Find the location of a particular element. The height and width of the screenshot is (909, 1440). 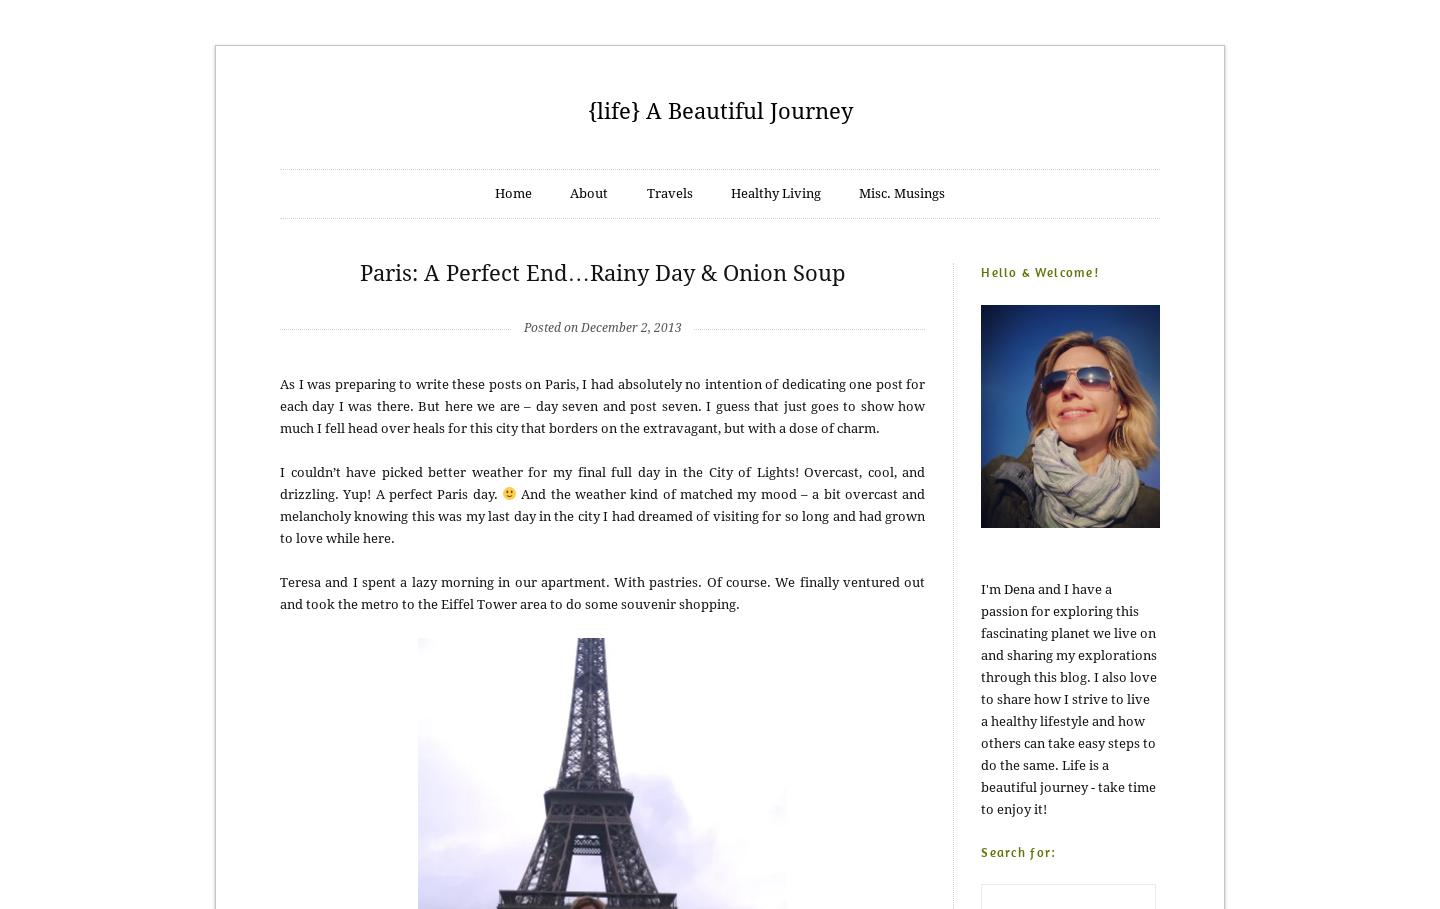

'Healthy Living' is located at coordinates (728, 193).